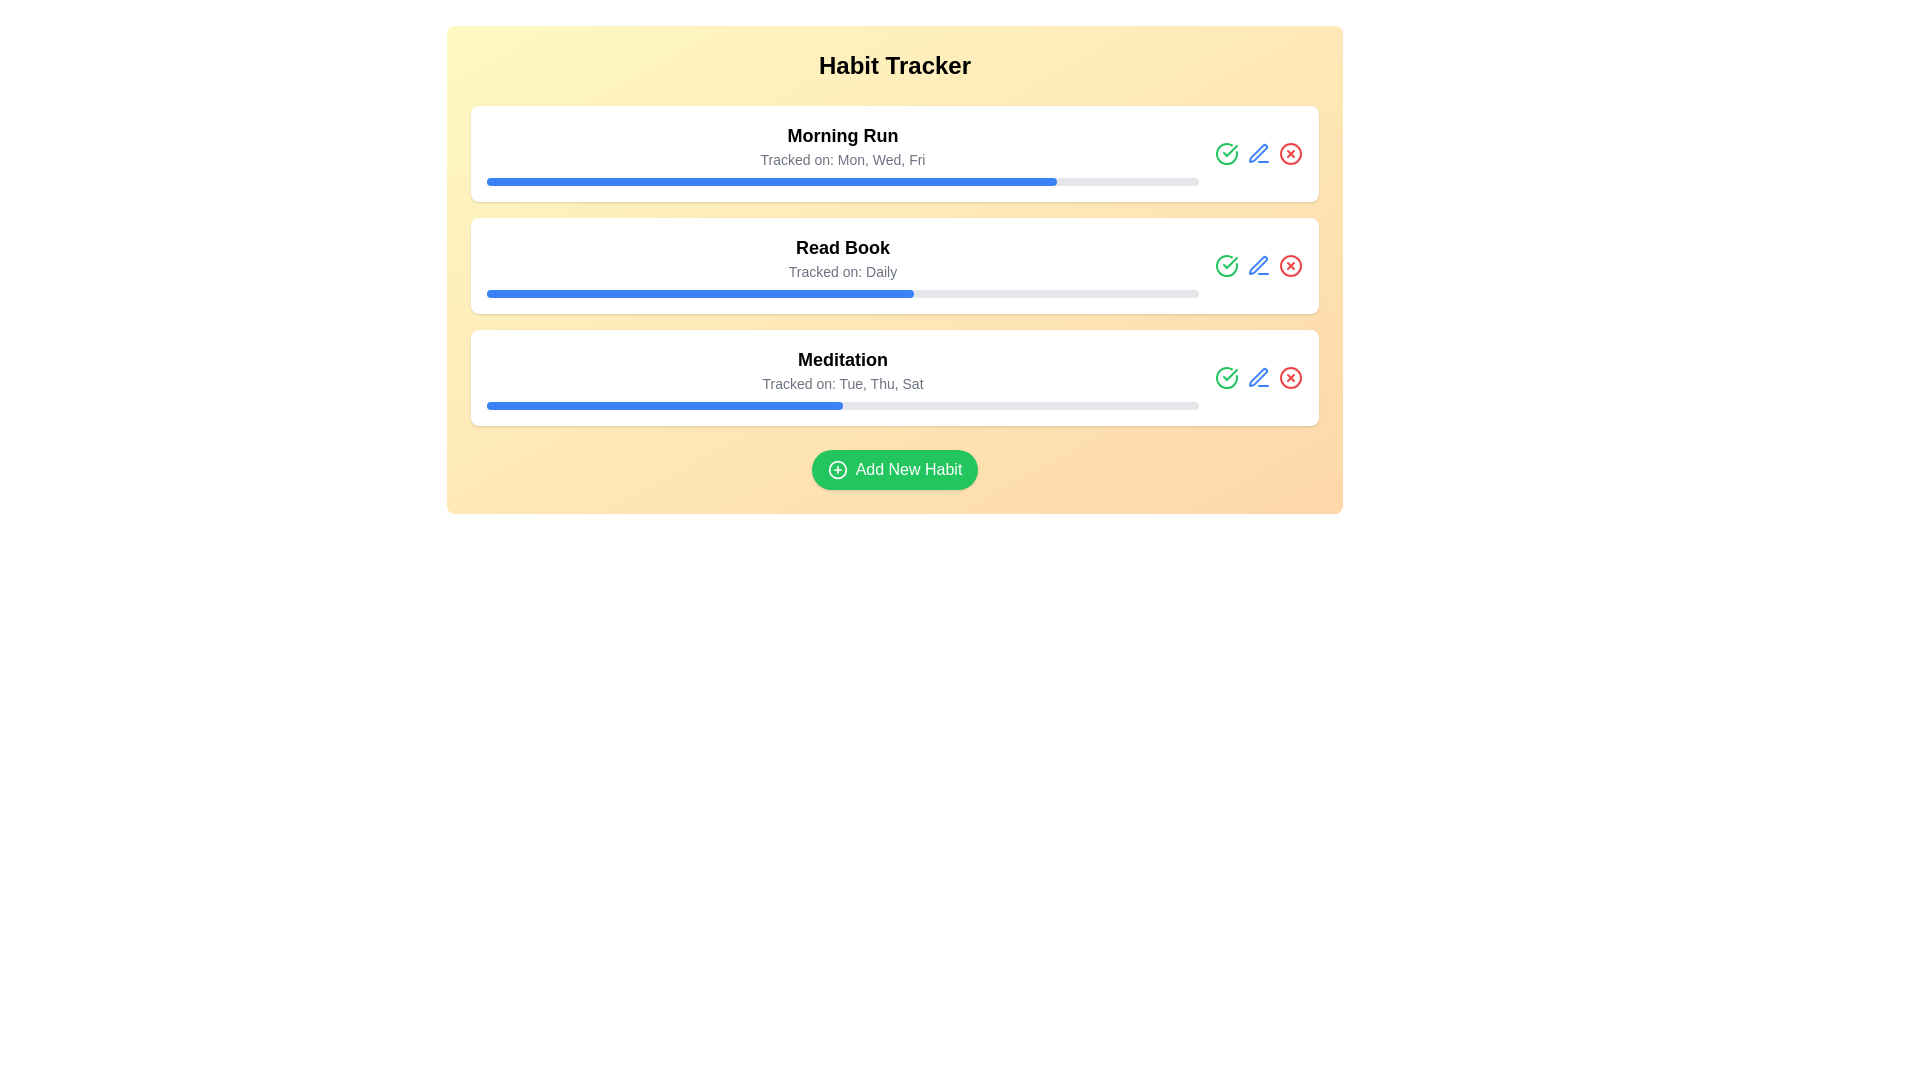 The width and height of the screenshot is (1920, 1080). I want to click on the visual state of the progress indicator, which is a blue rounded bar occupying 50% of the width of its gray track in the 'Meditation' section of the habit tracker interface, so click(665, 405).